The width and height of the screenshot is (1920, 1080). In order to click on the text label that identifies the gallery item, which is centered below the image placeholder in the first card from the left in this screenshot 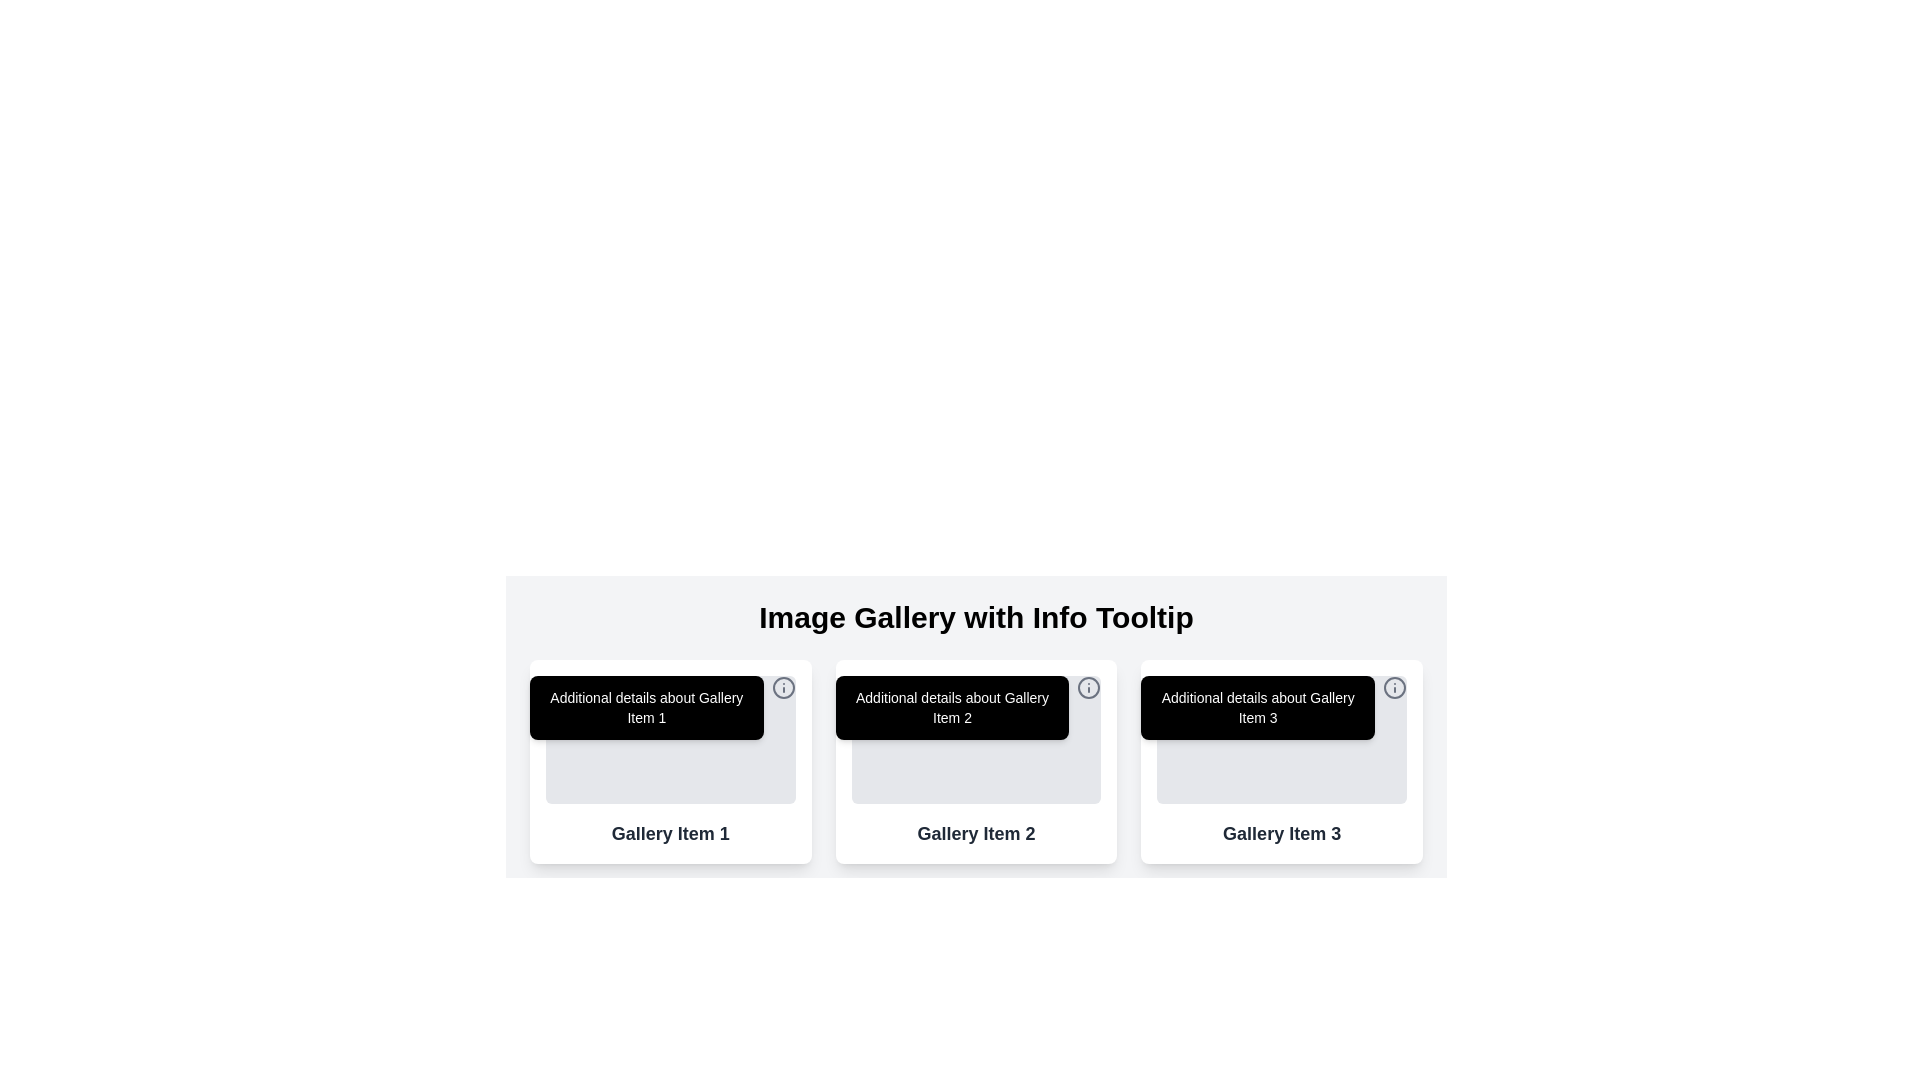, I will do `click(670, 833)`.